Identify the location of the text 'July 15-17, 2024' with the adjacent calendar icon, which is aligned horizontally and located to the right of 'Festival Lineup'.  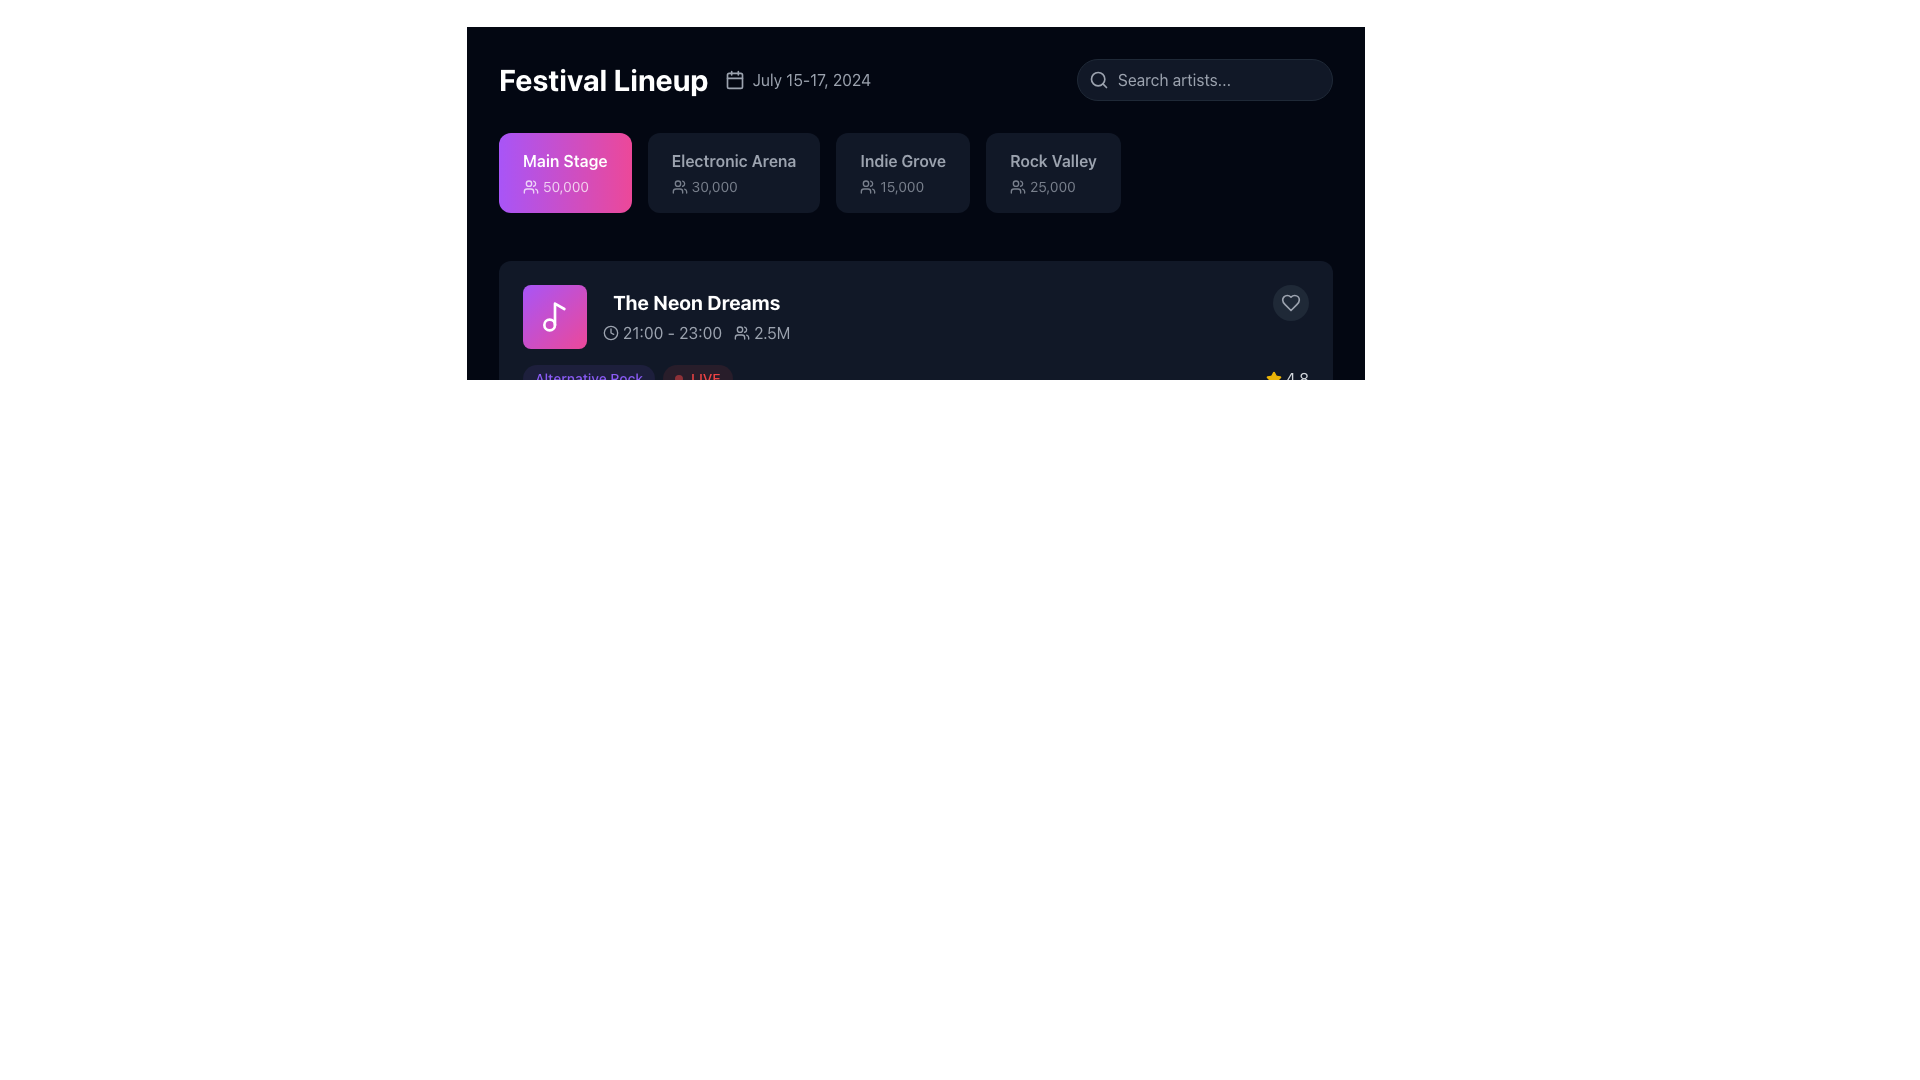
(796, 79).